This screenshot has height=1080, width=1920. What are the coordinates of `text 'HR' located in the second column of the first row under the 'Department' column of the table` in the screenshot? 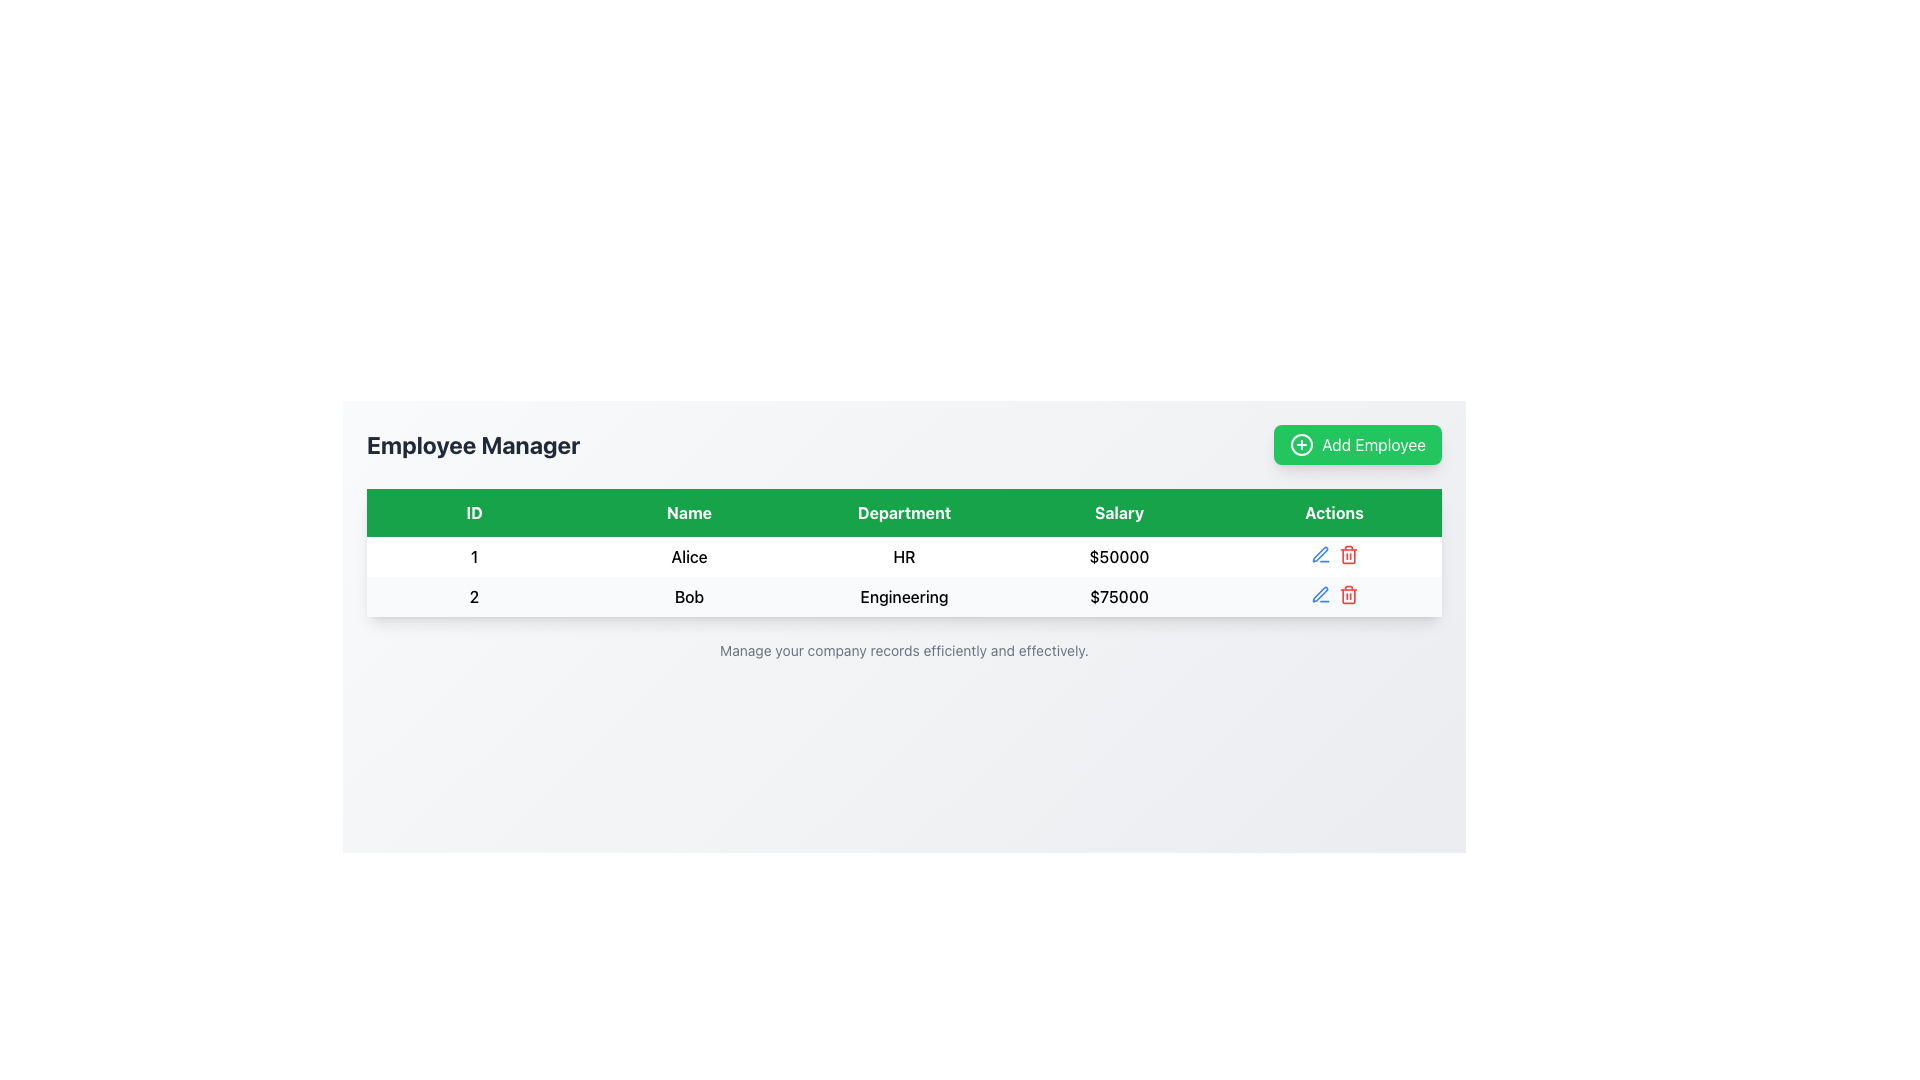 It's located at (903, 556).